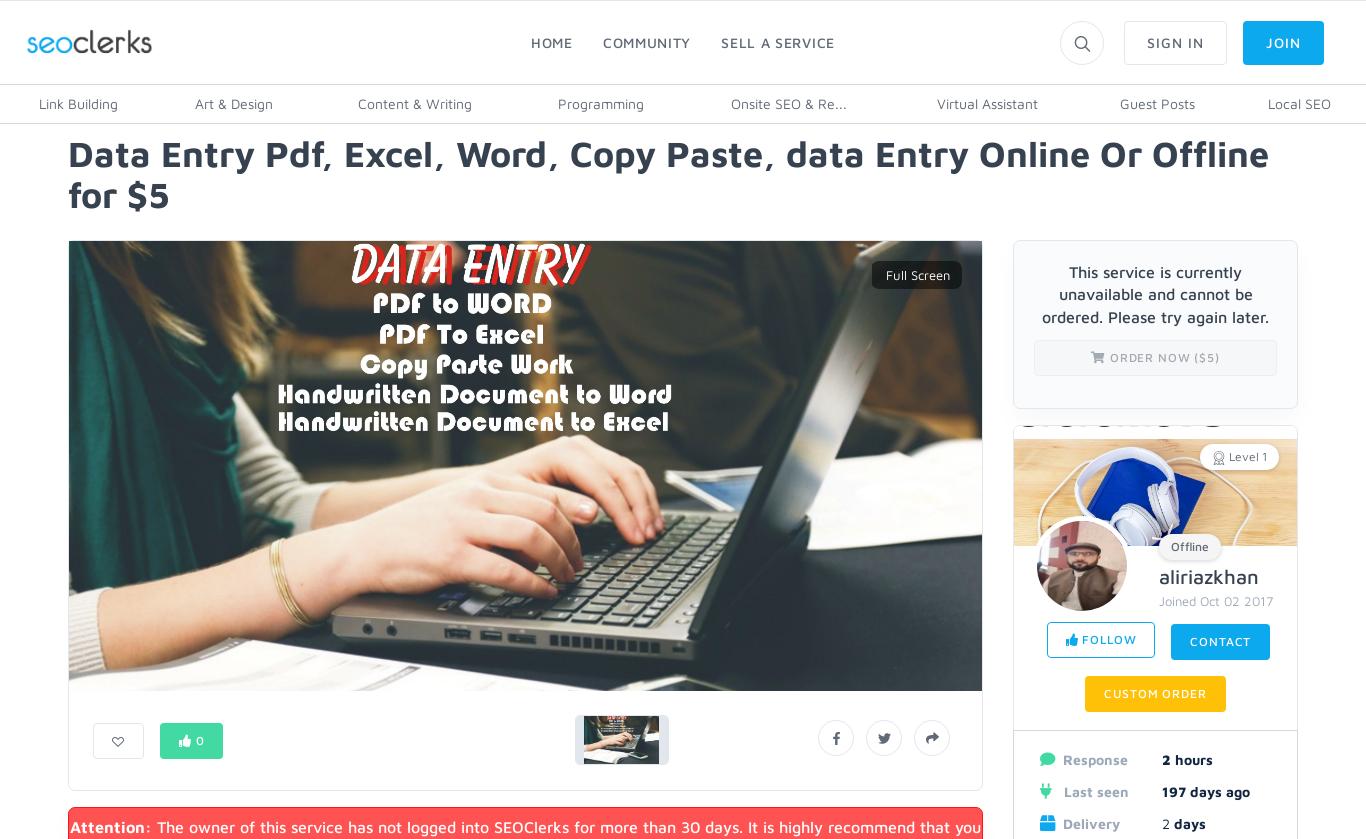  What do you see at coordinates (618, 83) in the screenshot?
I see `'Blog'` at bounding box center [618, 83].